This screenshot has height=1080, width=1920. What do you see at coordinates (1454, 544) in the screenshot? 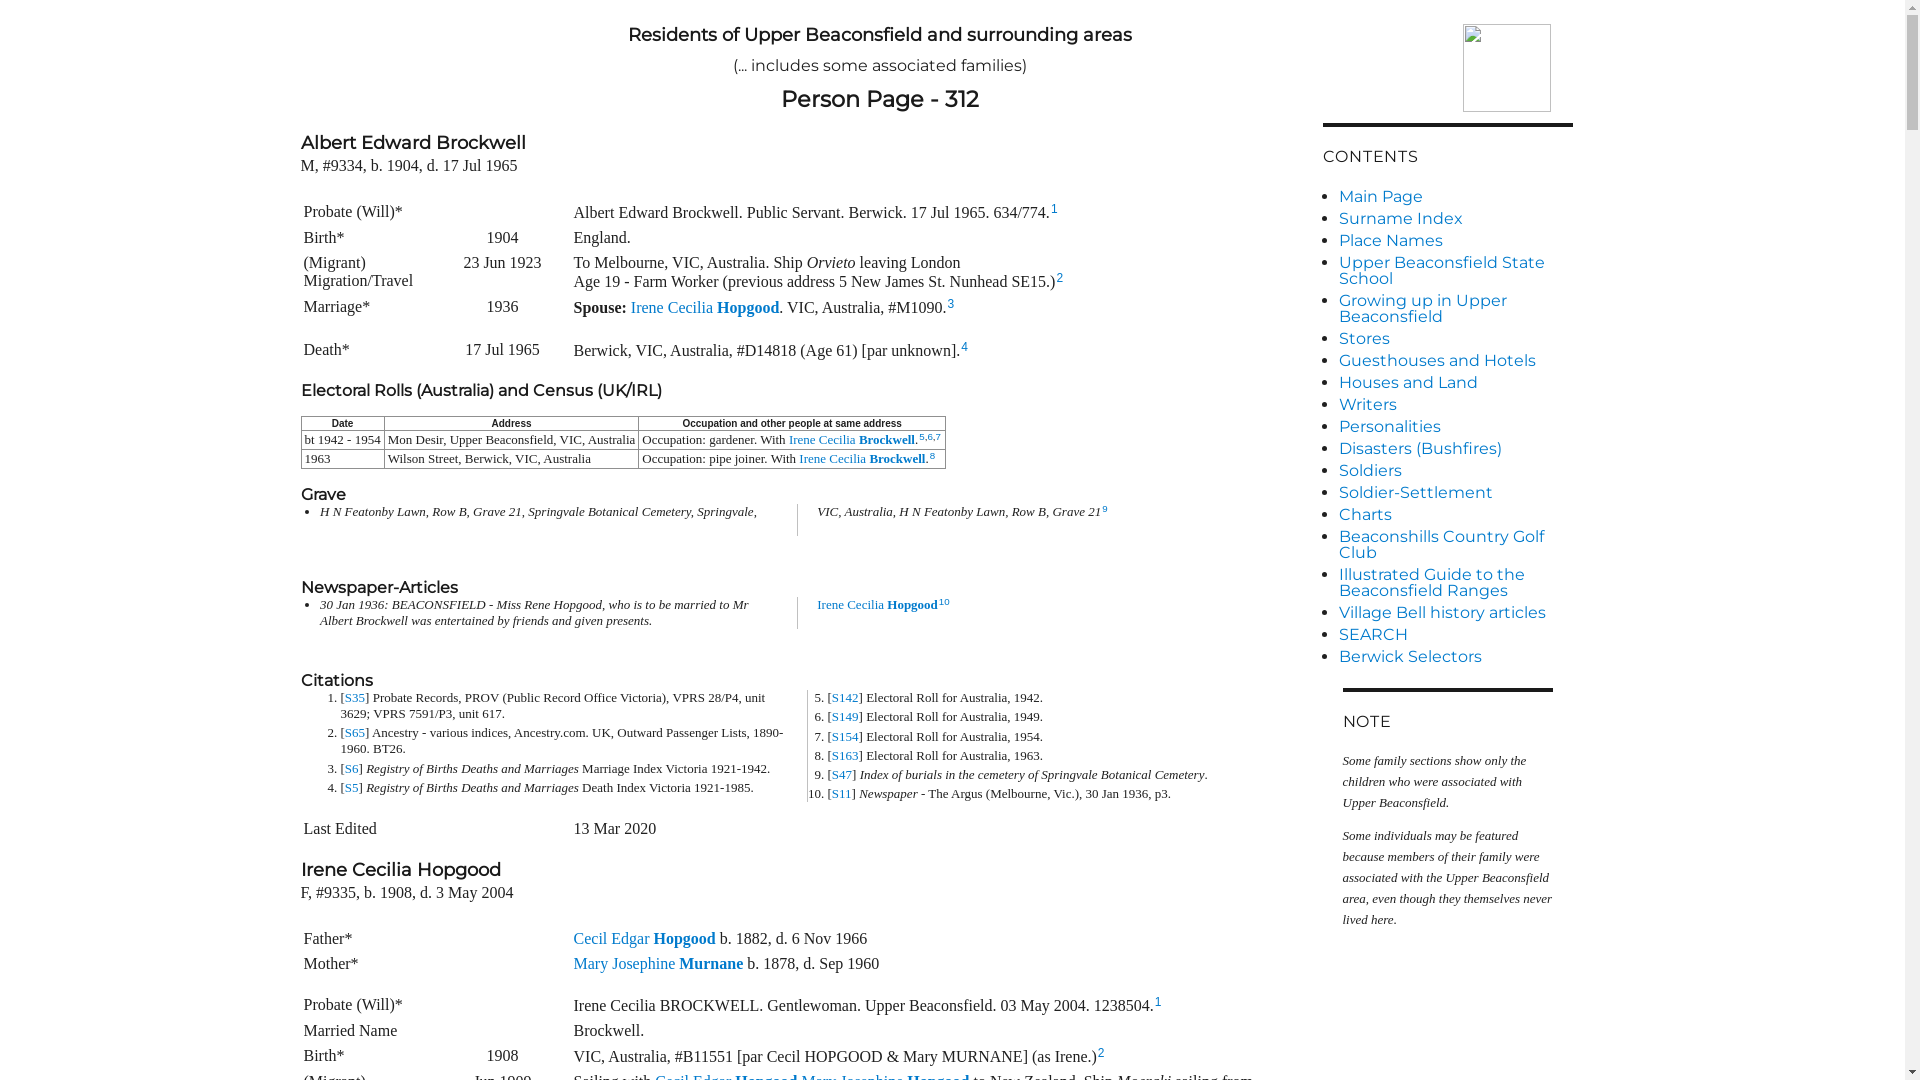
I see `'Beaconshills Country Golf Club'` at bounding box center [1454, 544].